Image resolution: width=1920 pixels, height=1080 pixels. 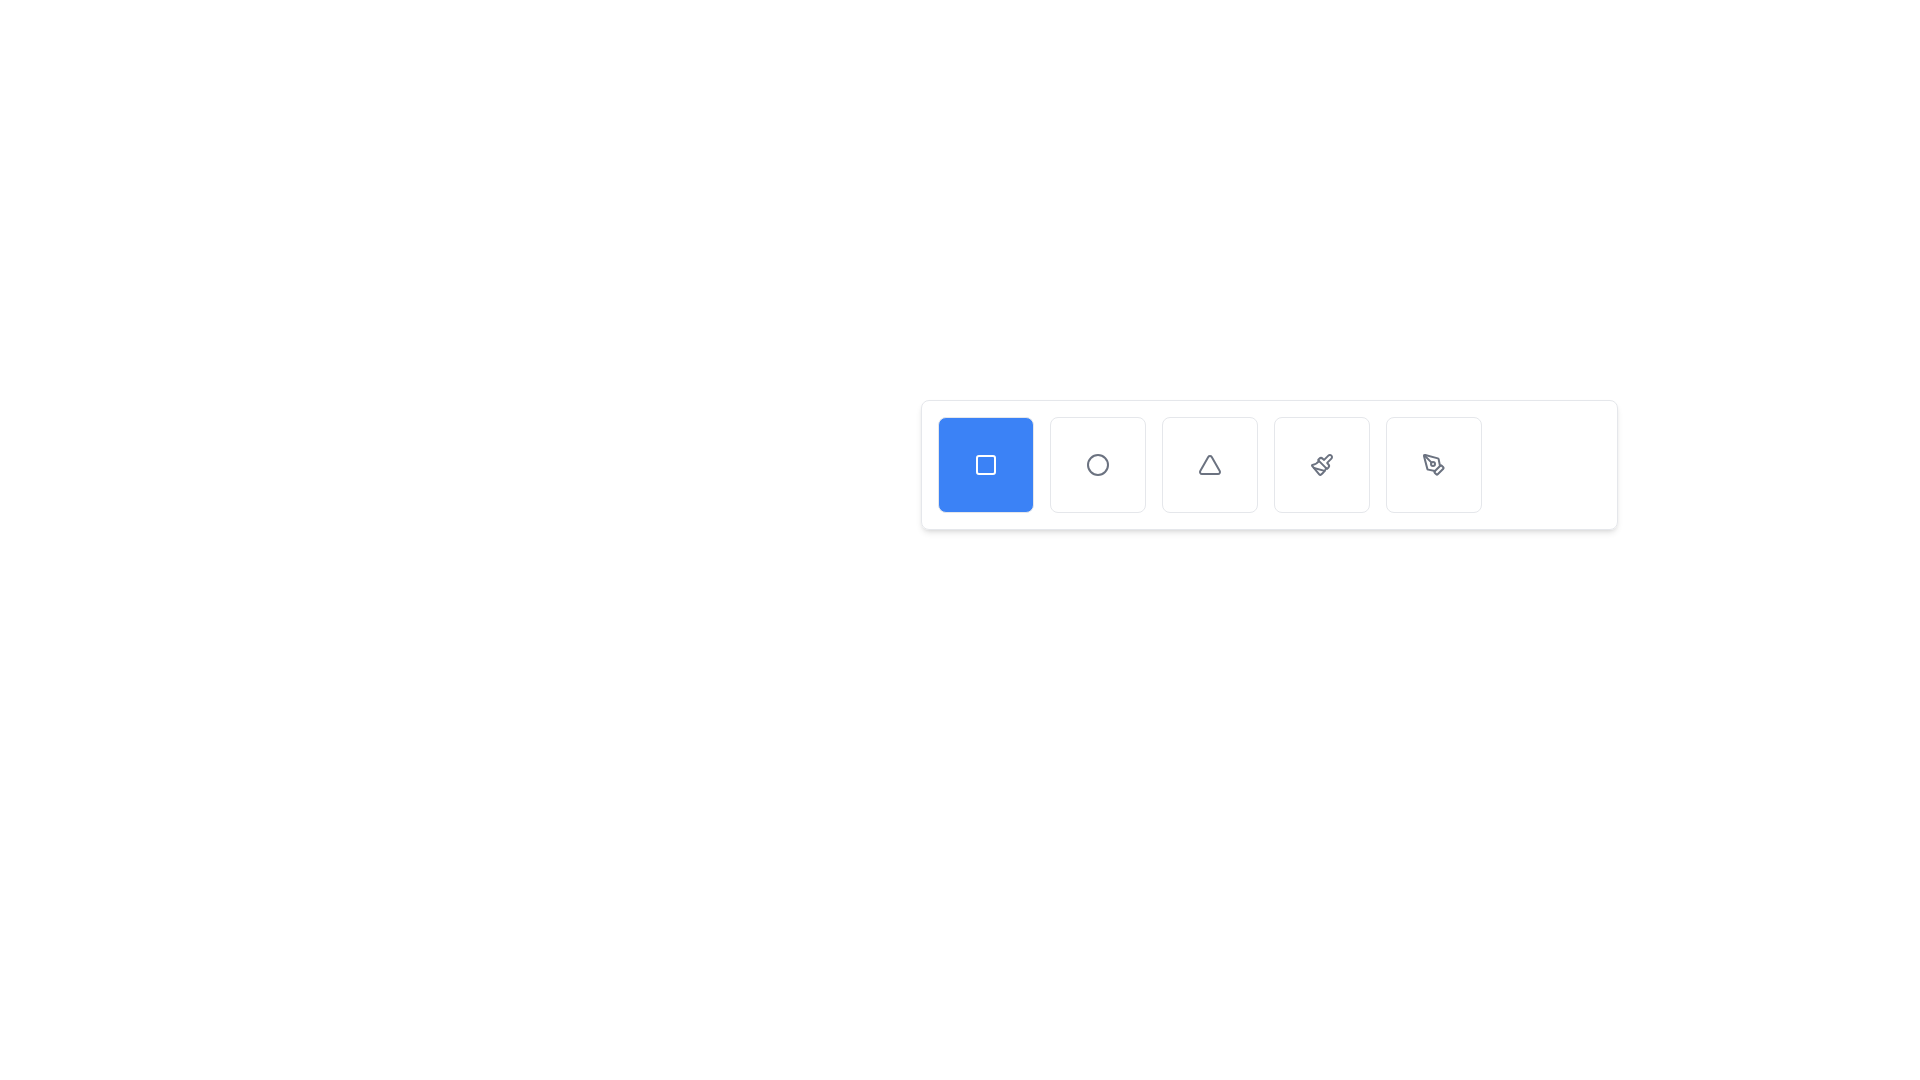 What do you see at coordinates (1097, 465) in the screenshot?
I see `the Circle (SVG Graphic) intended for selecting or toggling a specific option or mode, located near the center bottom of the interface` at bounding box center [1097, 465].